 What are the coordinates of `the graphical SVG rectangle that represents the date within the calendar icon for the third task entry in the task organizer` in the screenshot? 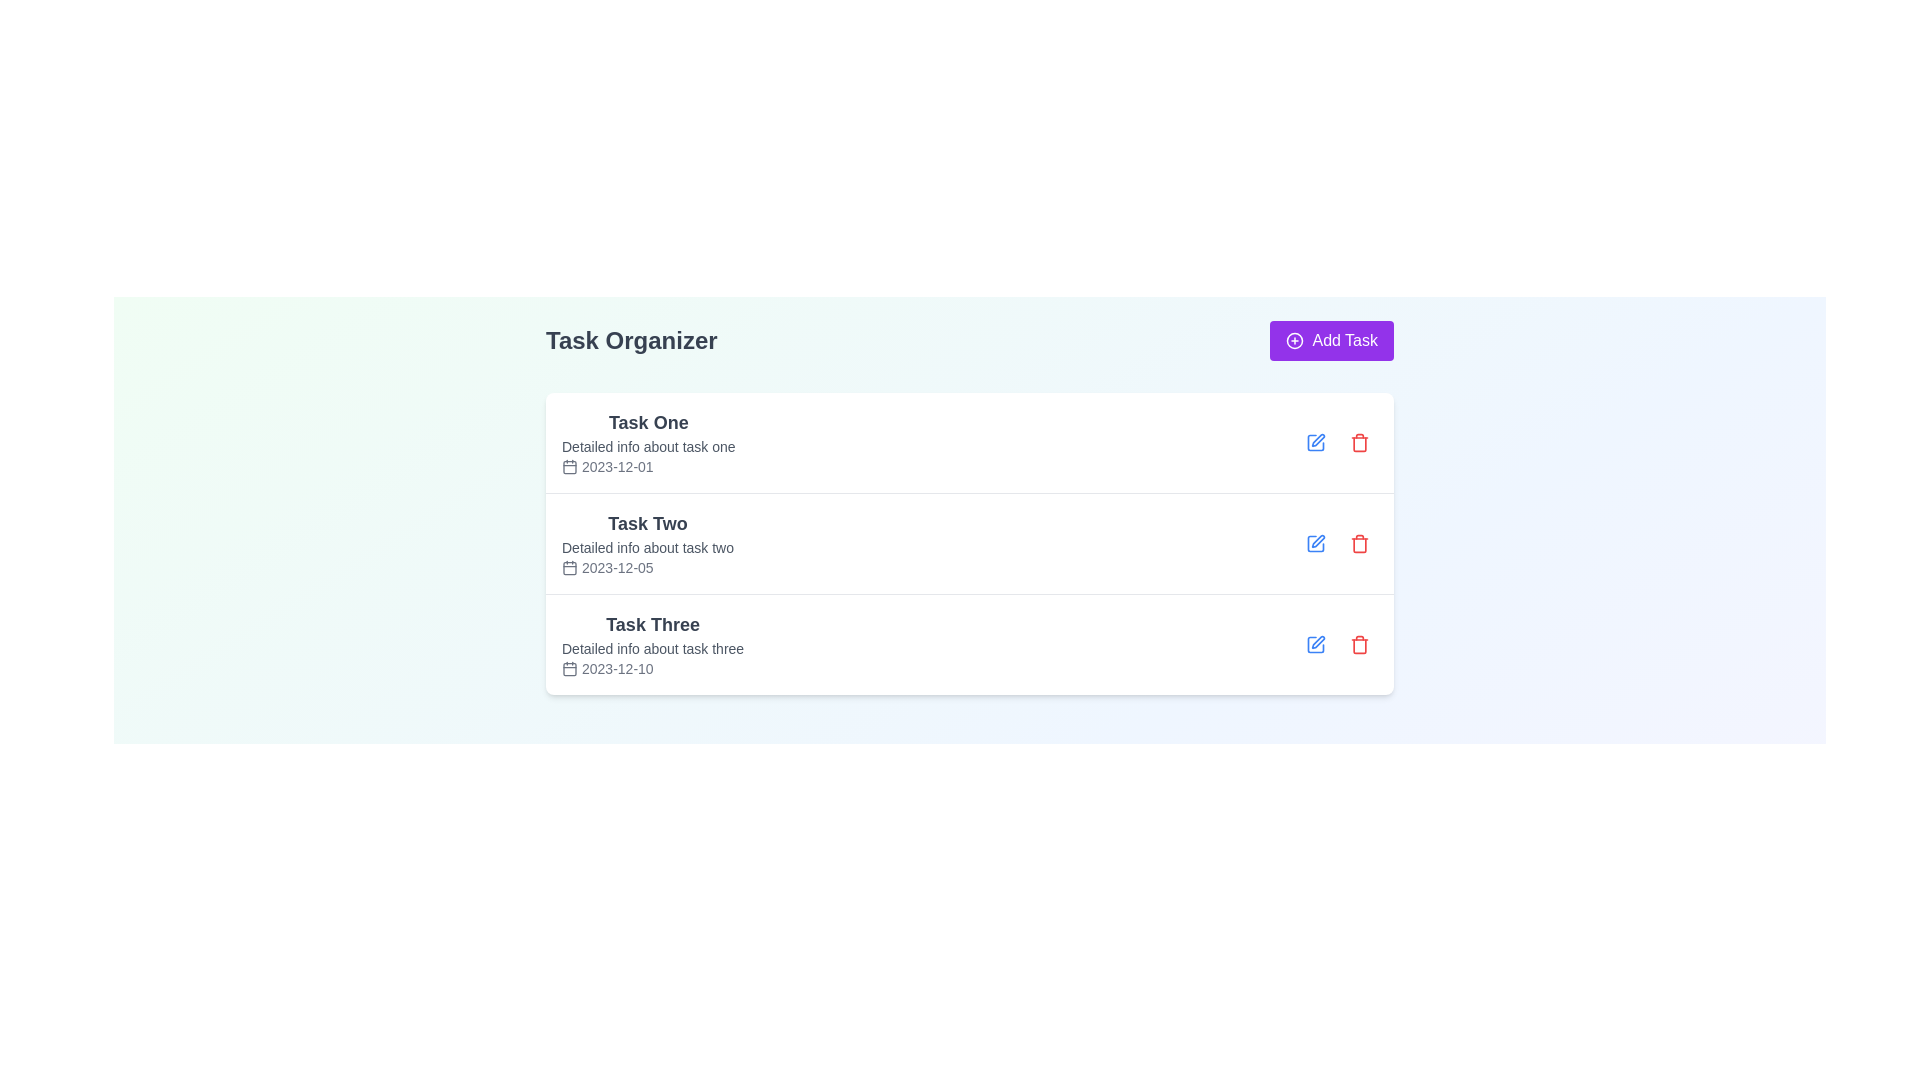 It's located at (569, 668).